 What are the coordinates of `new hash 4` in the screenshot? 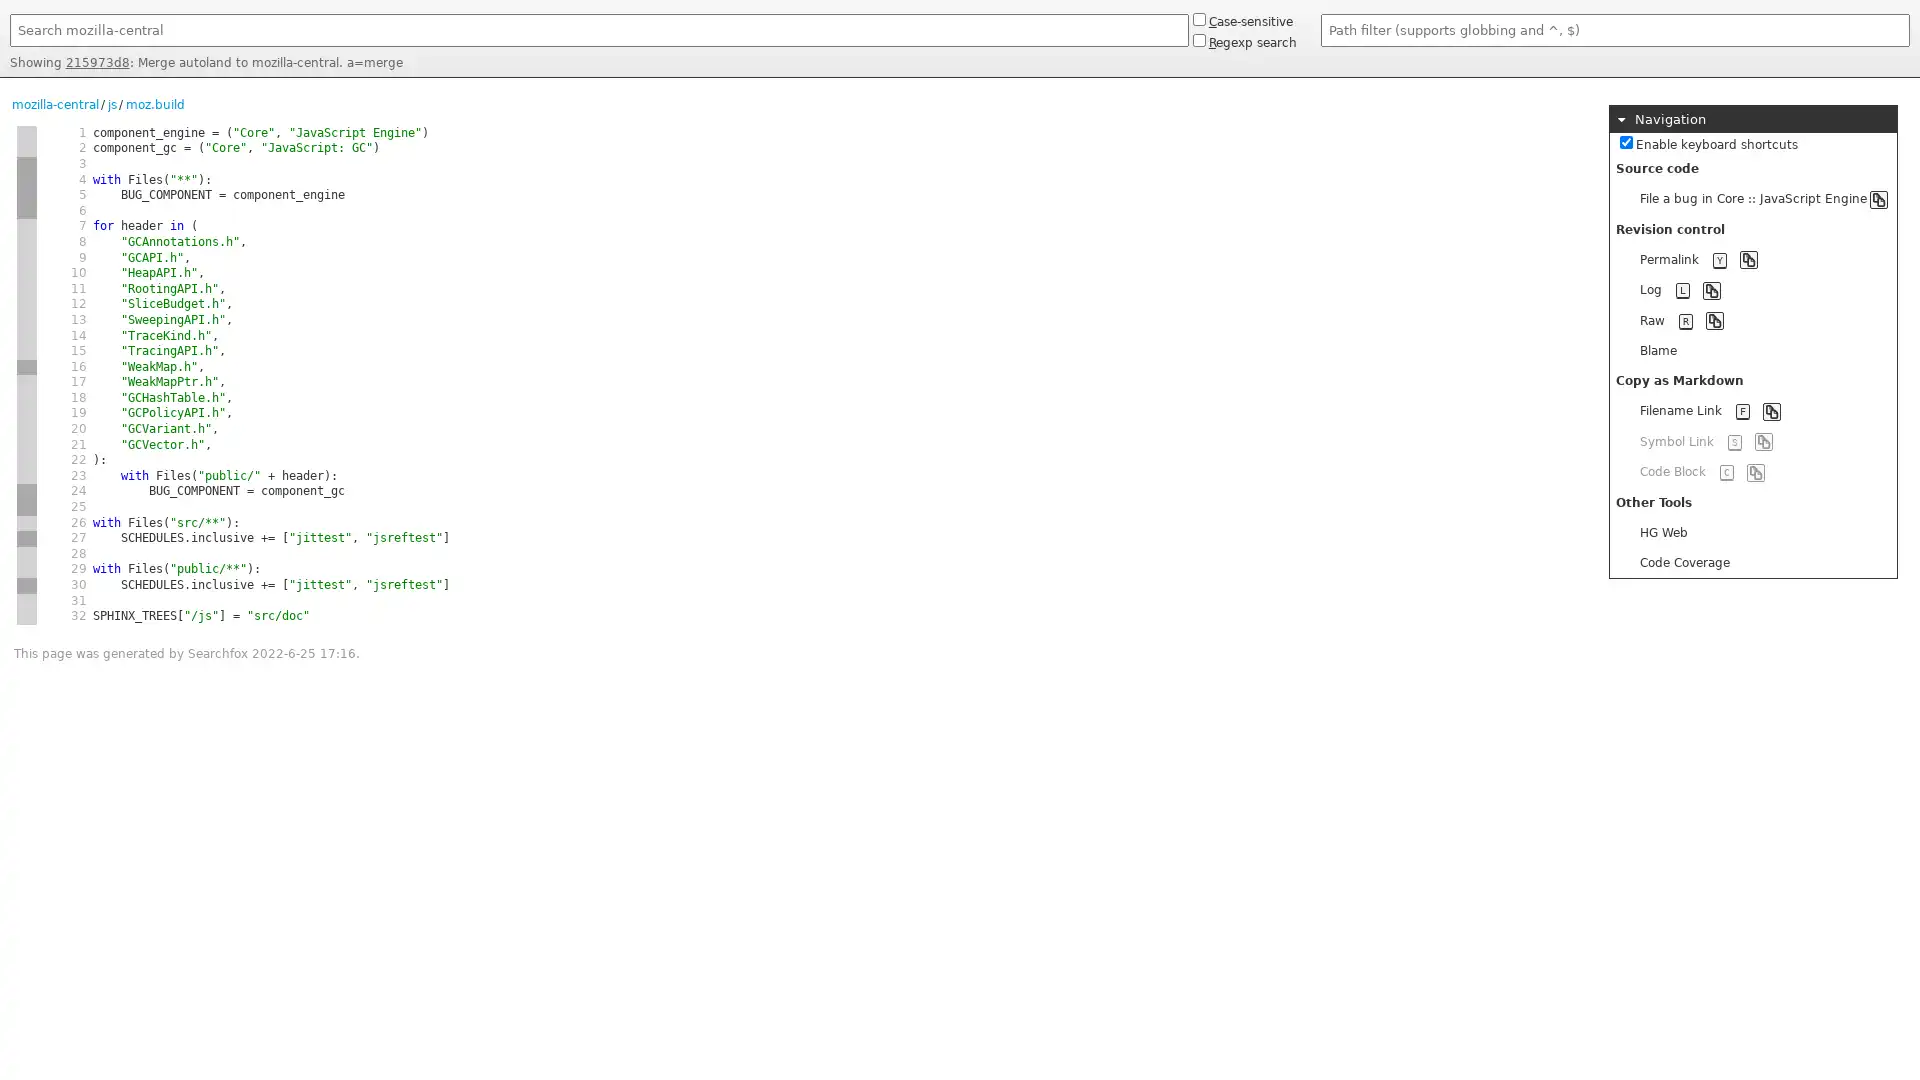 It's located at (27, 522).